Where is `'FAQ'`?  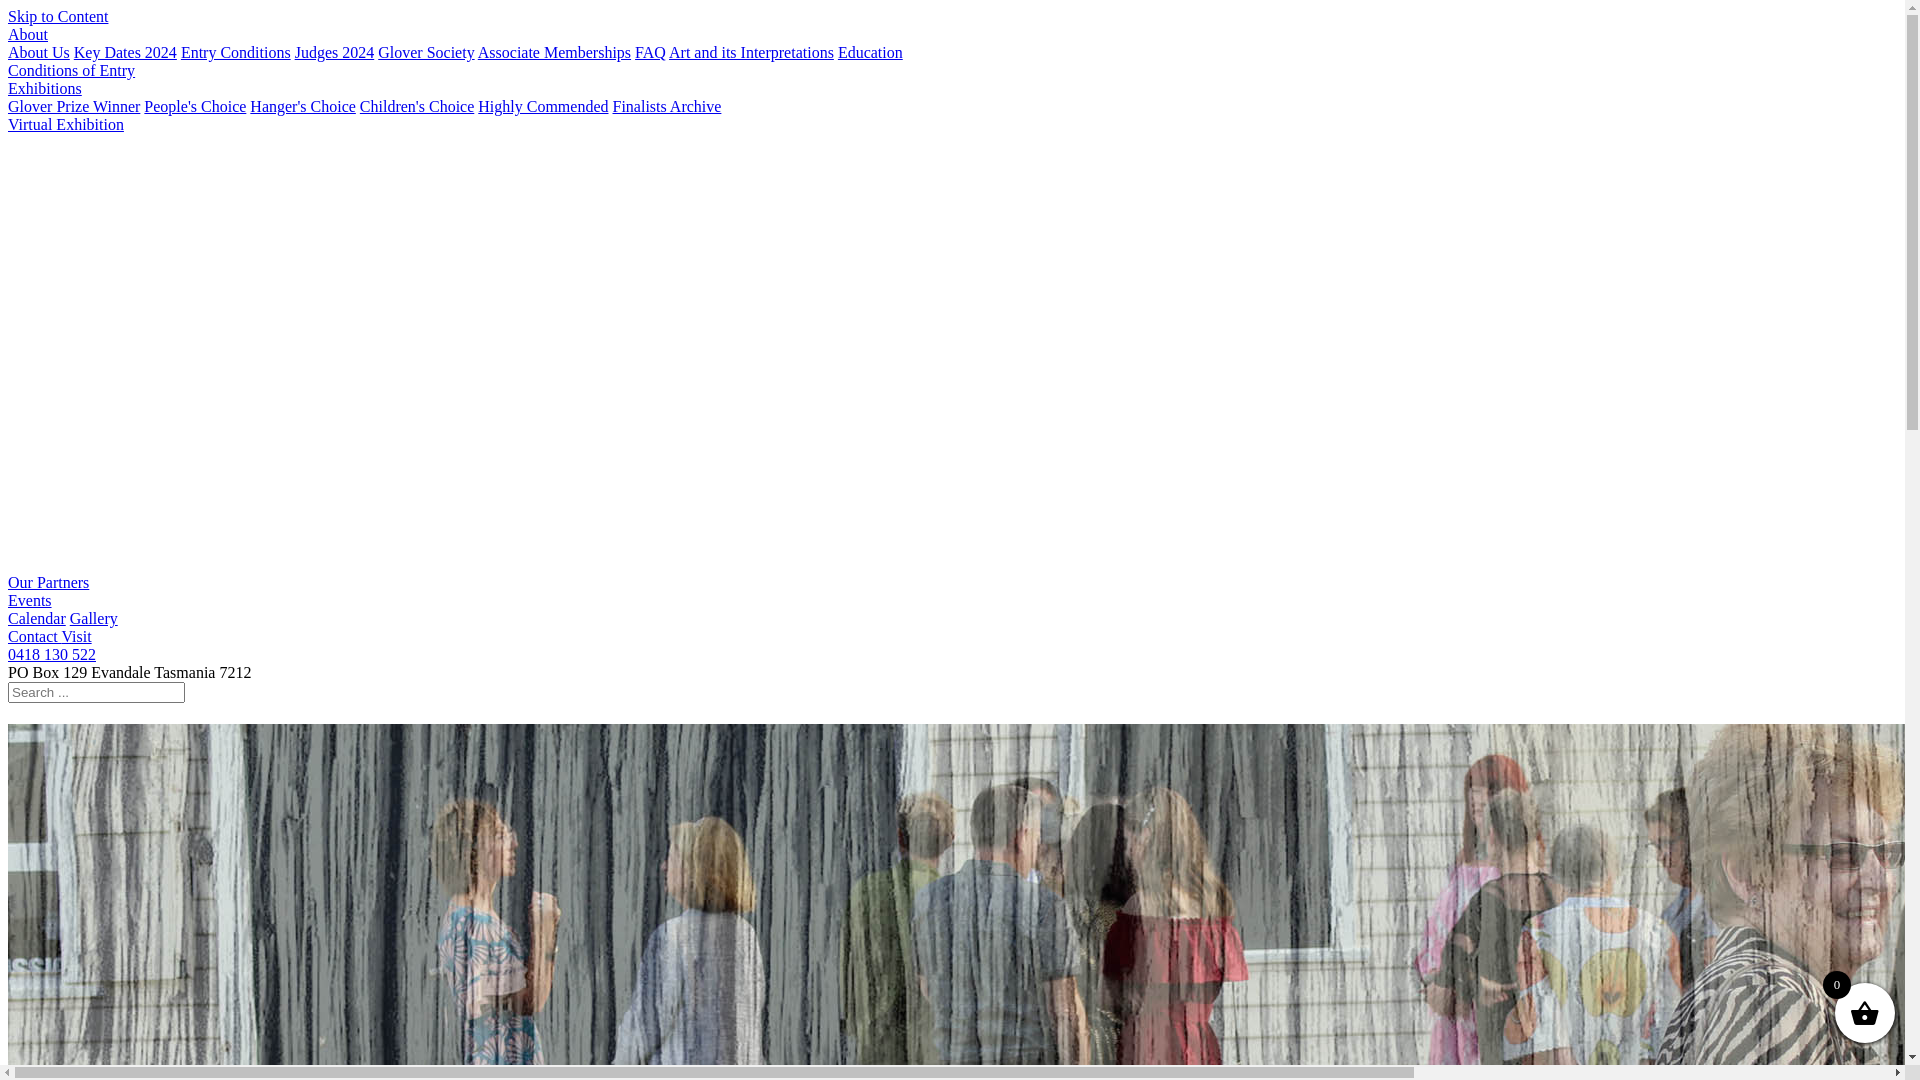 'FAQ' is located at coordinates (633, 51).